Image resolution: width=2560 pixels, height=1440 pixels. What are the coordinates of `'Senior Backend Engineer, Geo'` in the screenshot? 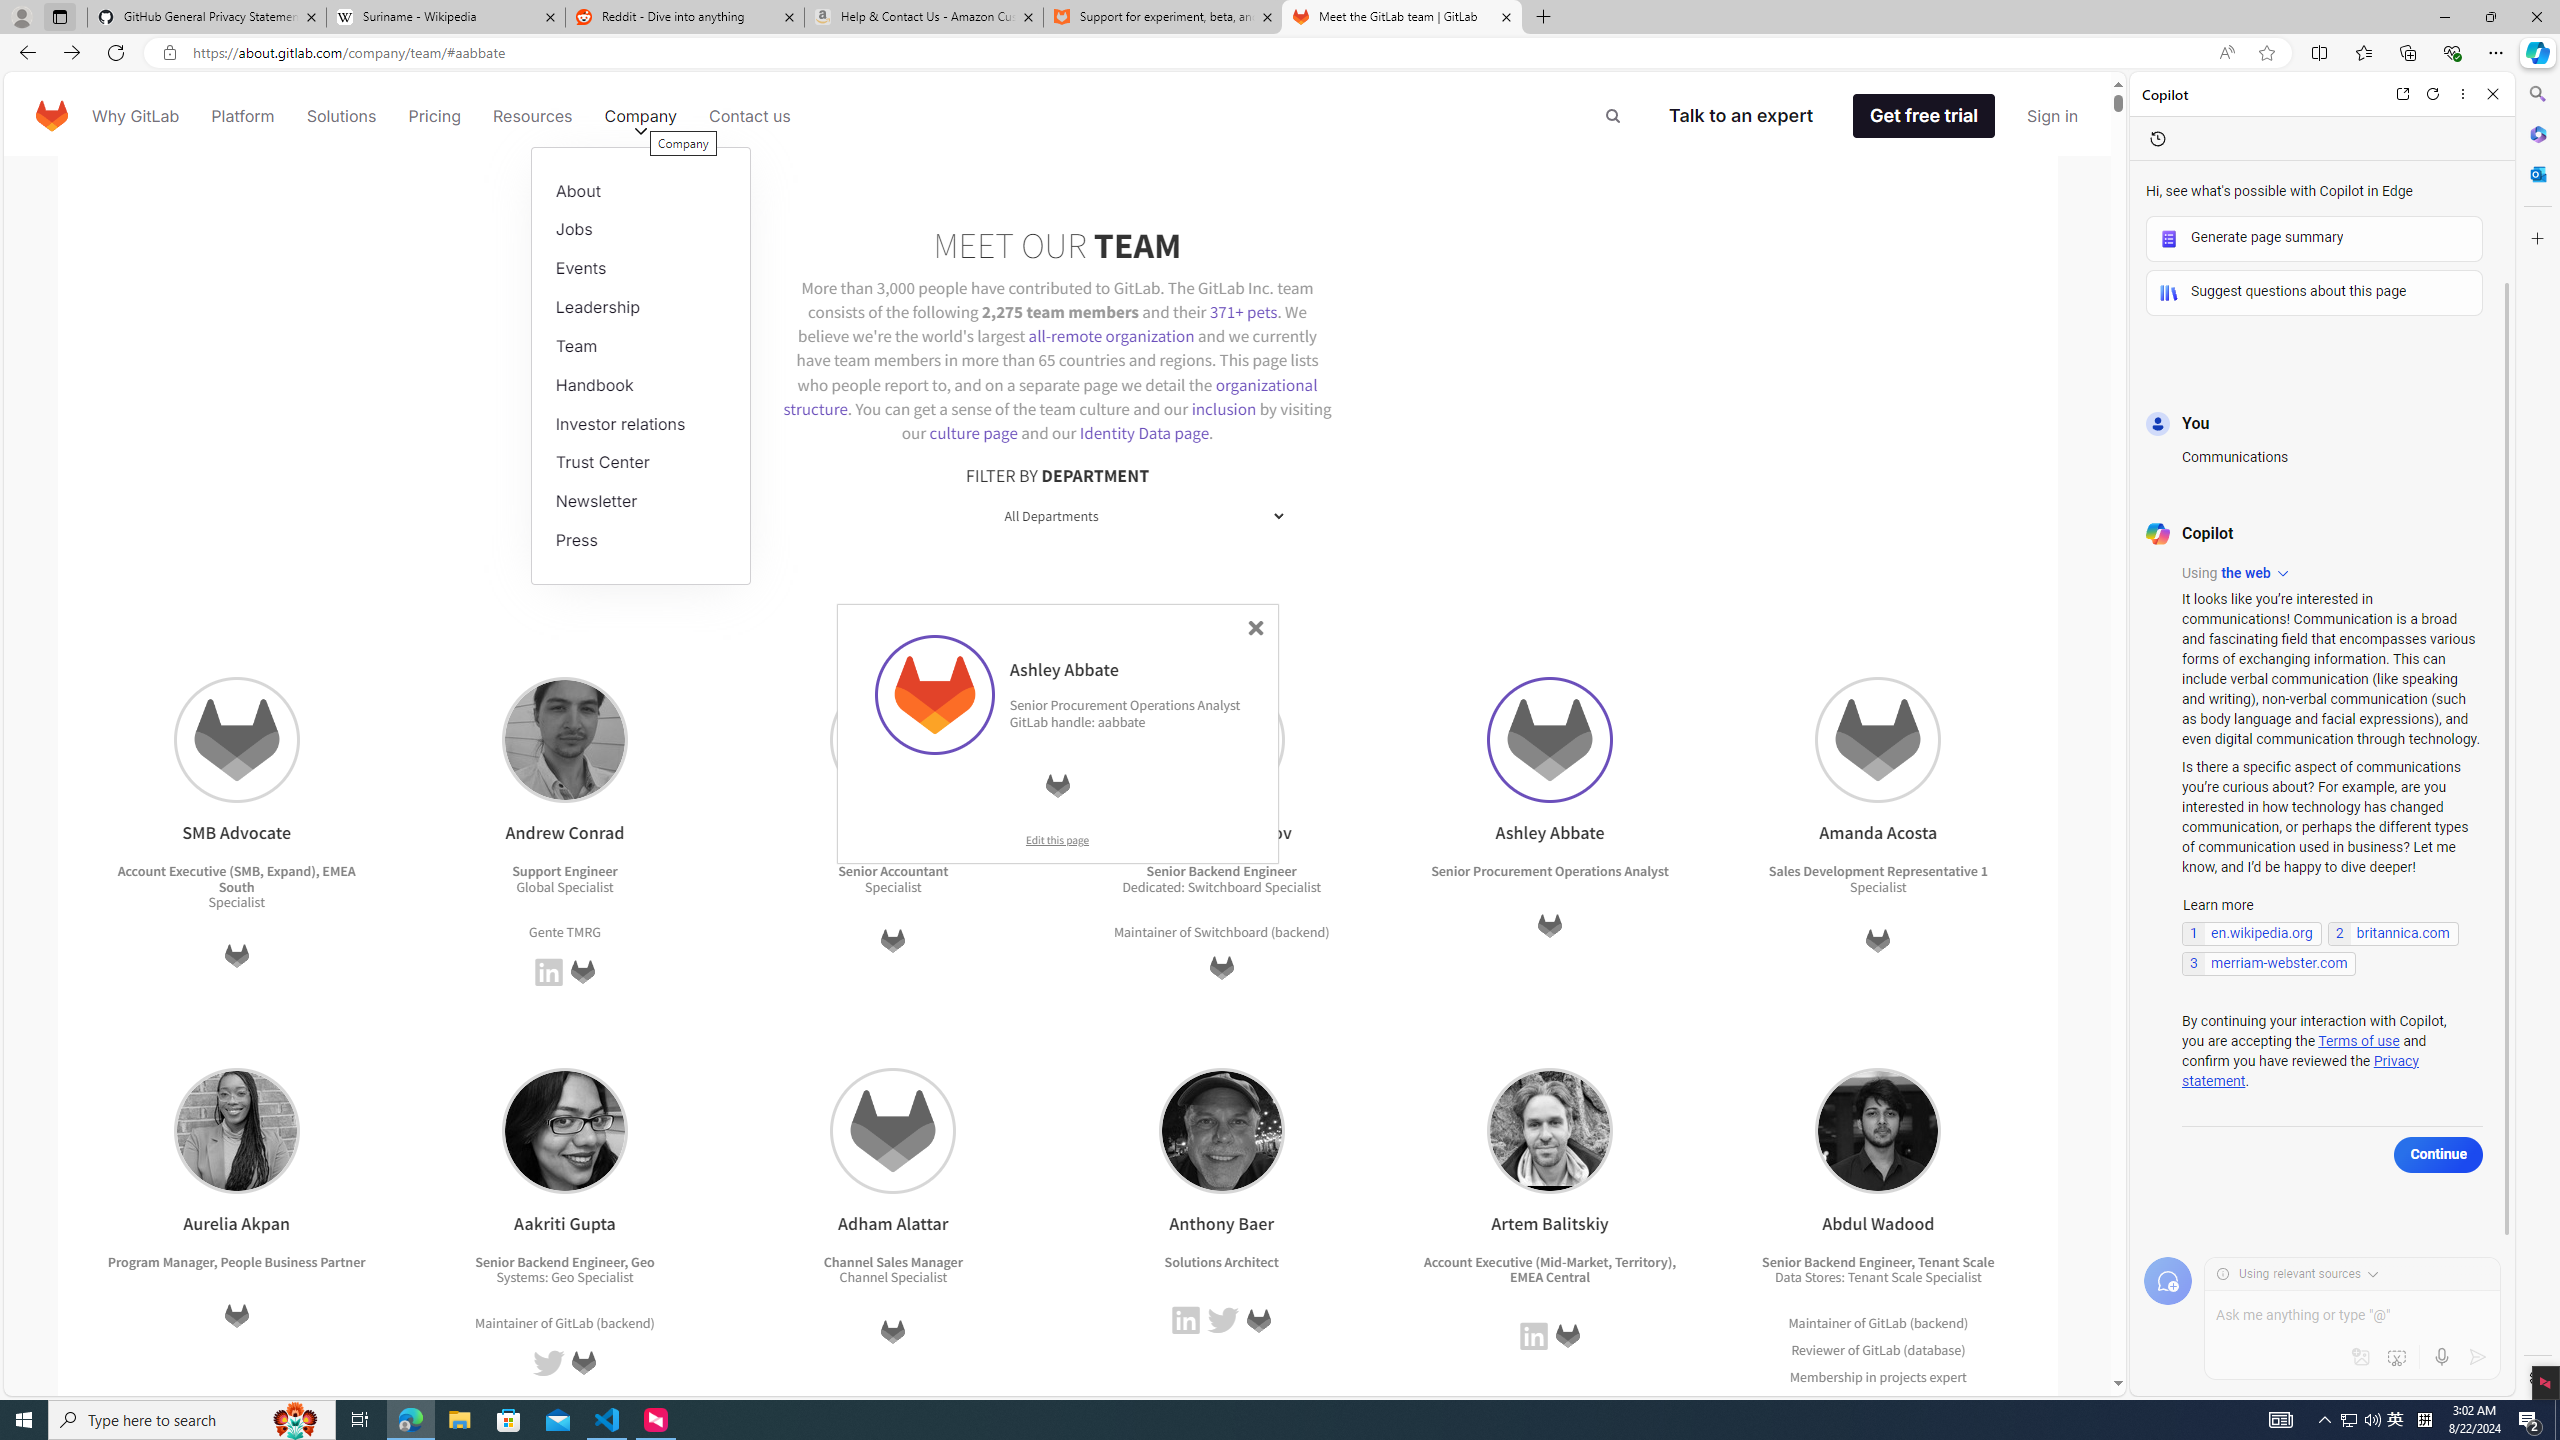 It's located at (564, 1260).